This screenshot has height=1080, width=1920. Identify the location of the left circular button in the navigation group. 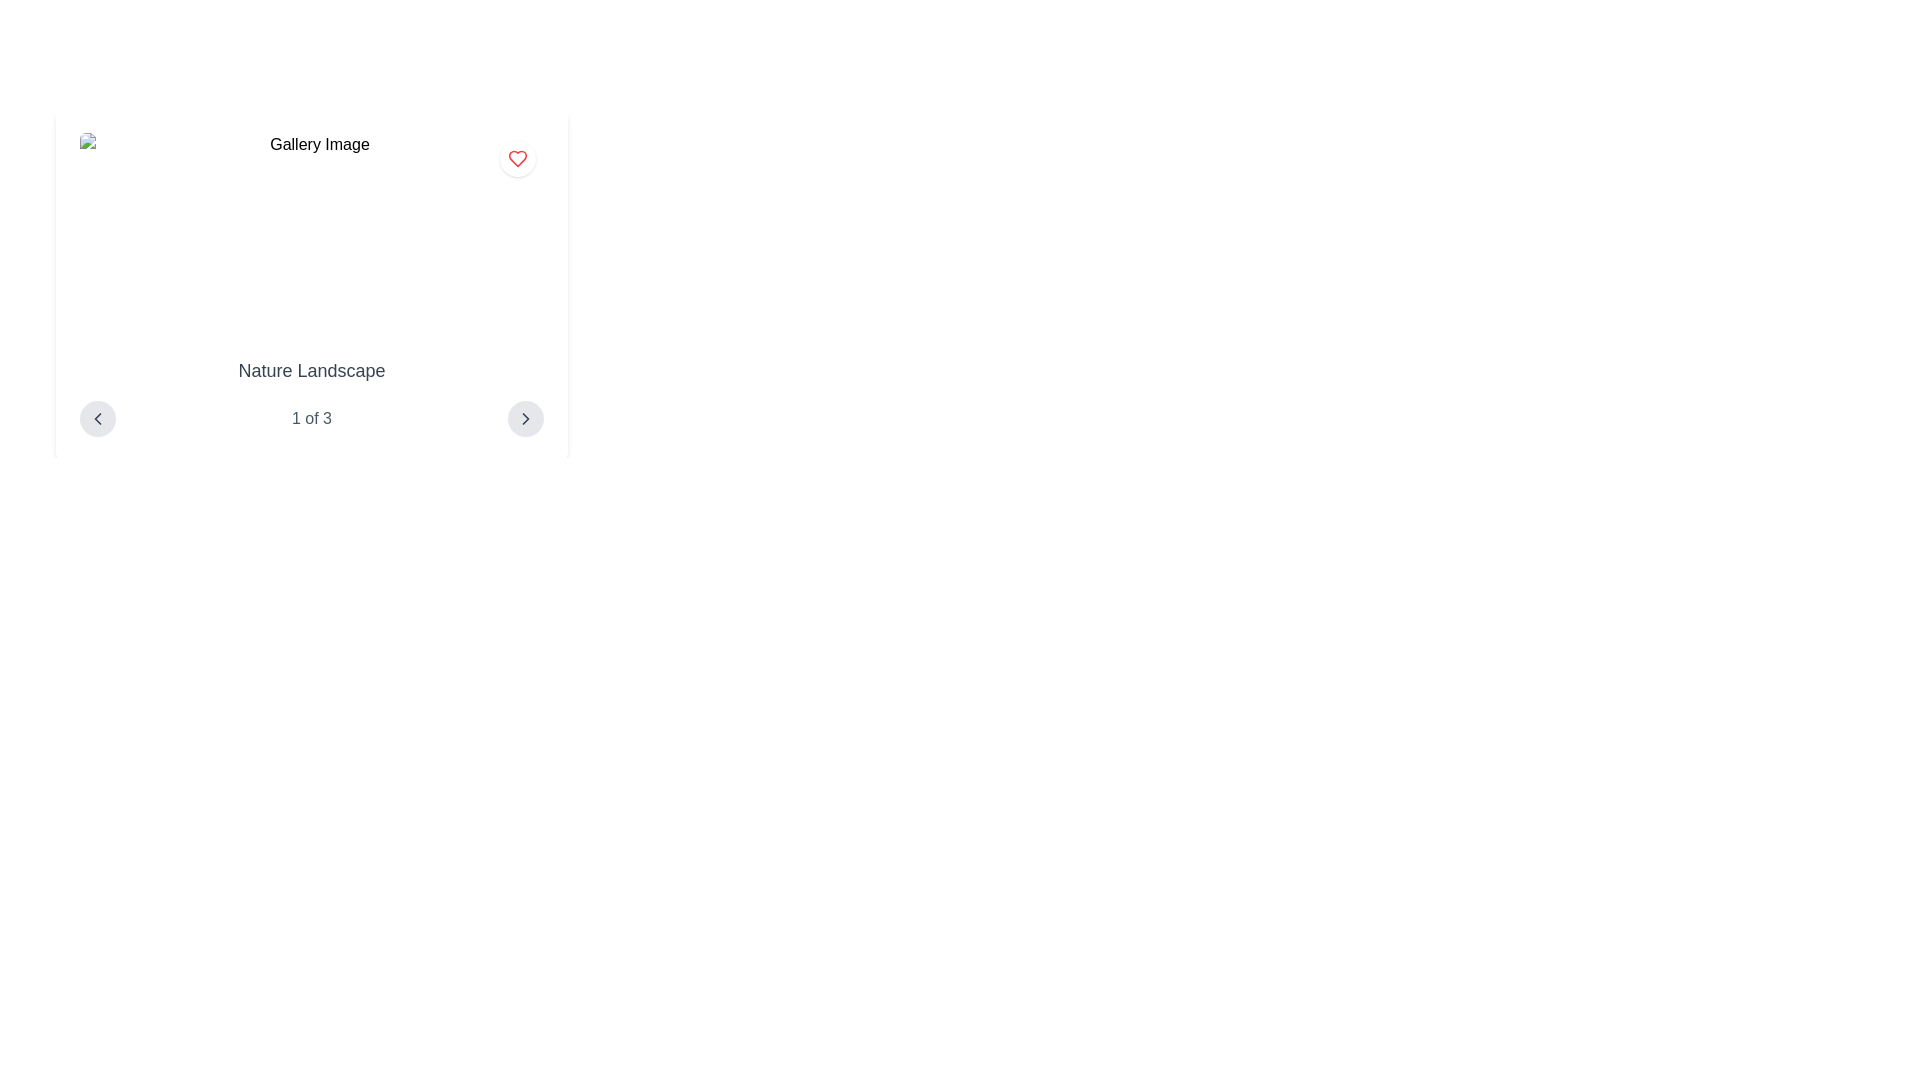
(96, 418).